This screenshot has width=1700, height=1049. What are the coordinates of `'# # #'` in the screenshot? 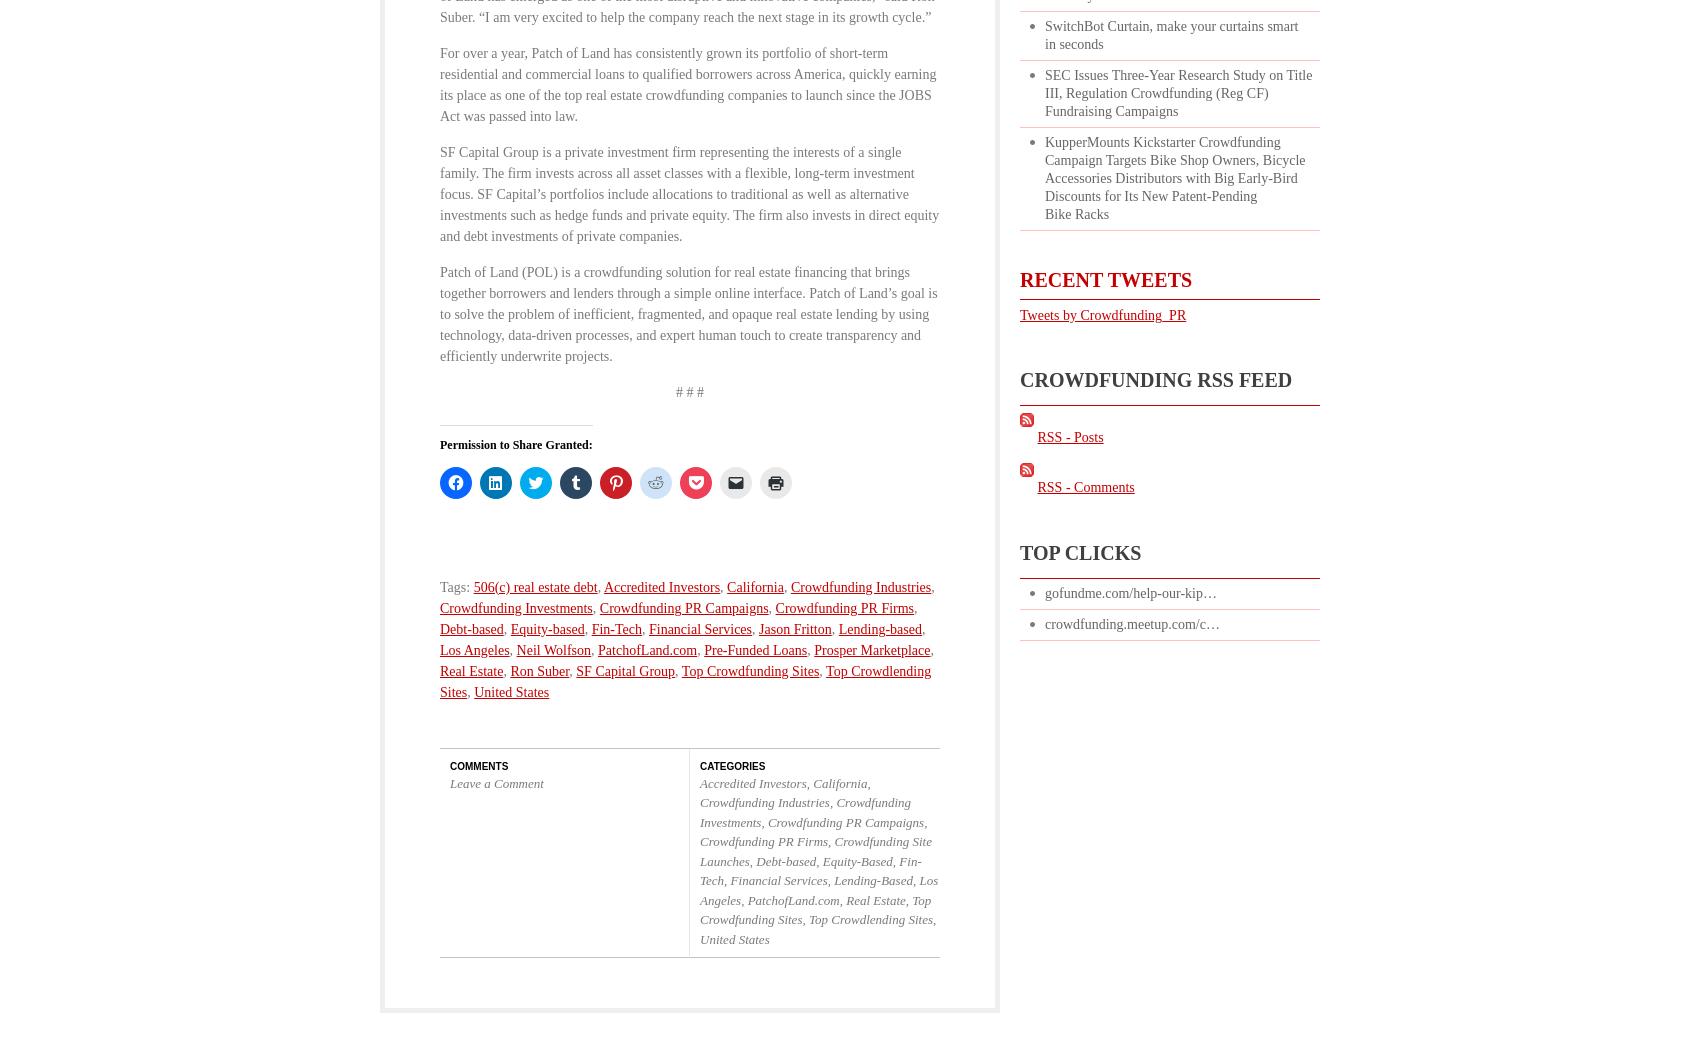 It's located at (690, 391).